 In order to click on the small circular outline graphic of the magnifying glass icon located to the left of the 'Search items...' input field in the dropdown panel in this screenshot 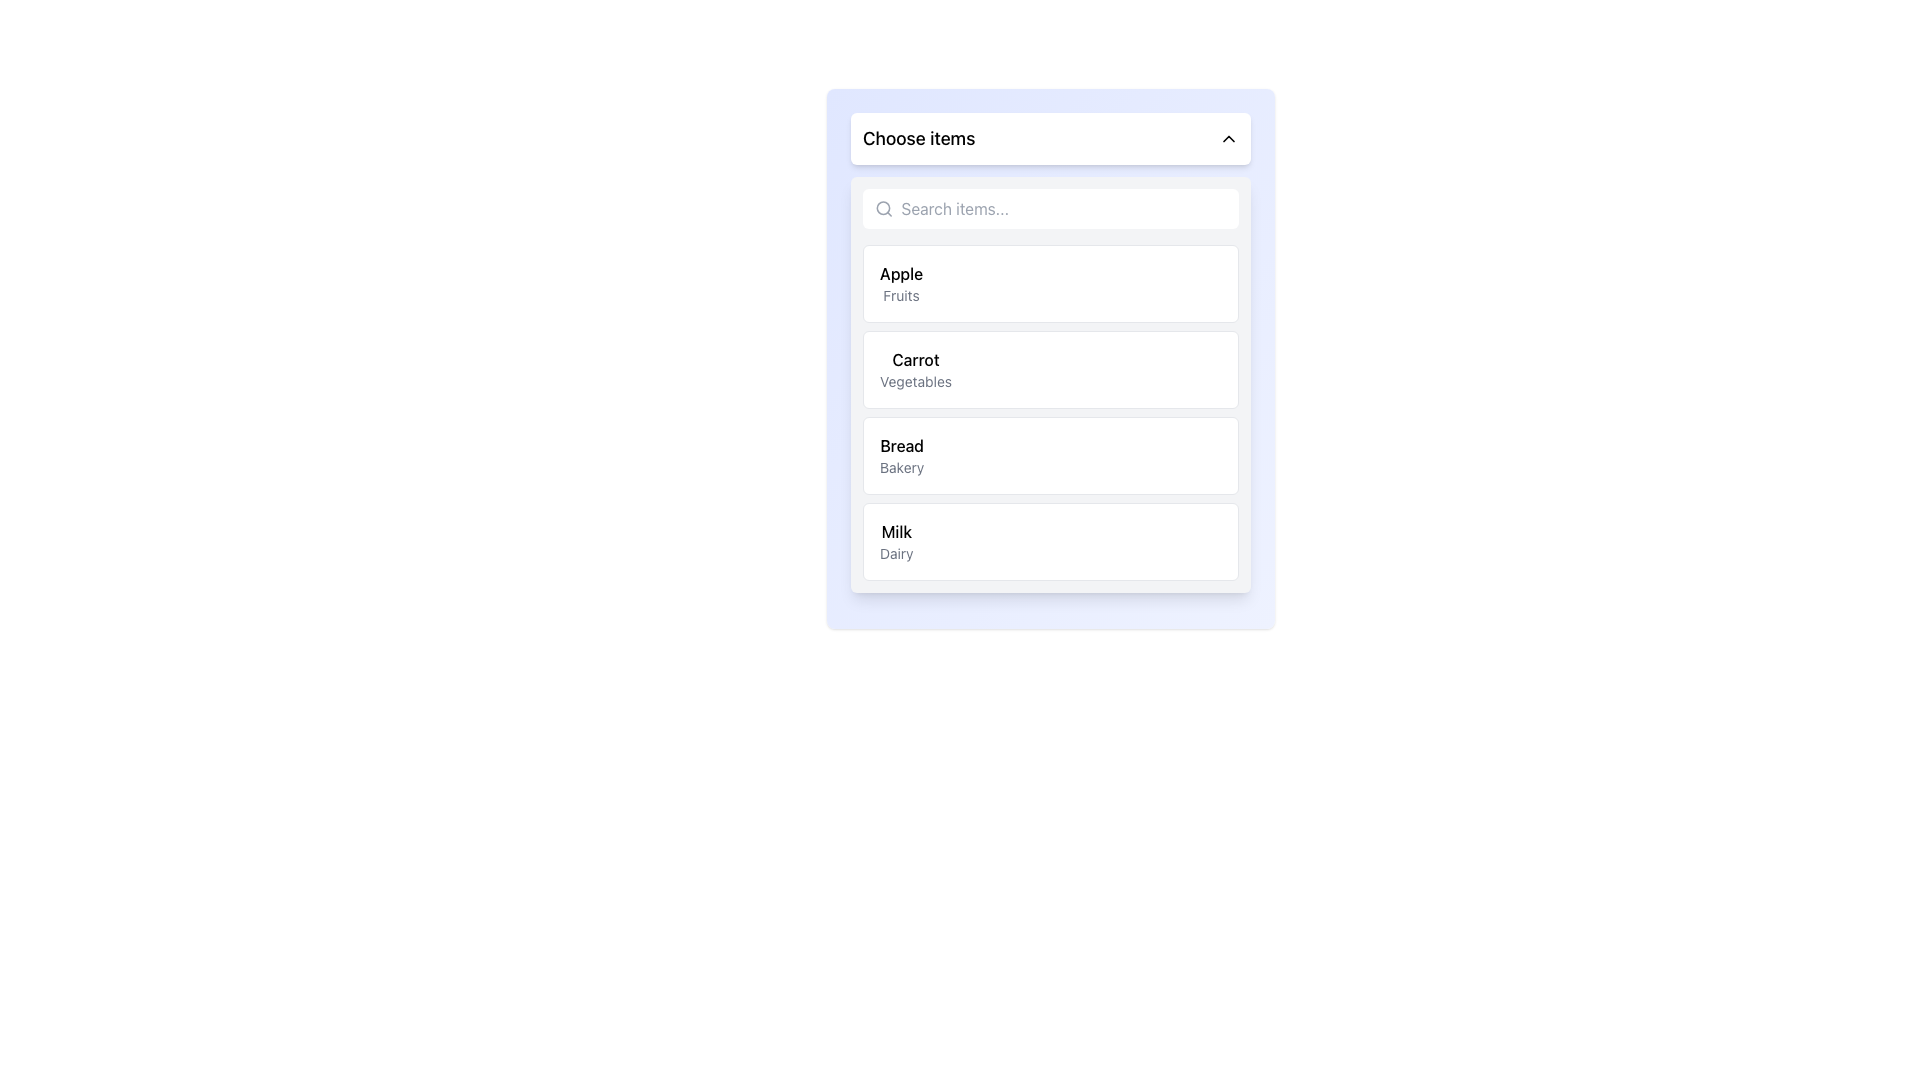, I will do `click(882, 208)`.